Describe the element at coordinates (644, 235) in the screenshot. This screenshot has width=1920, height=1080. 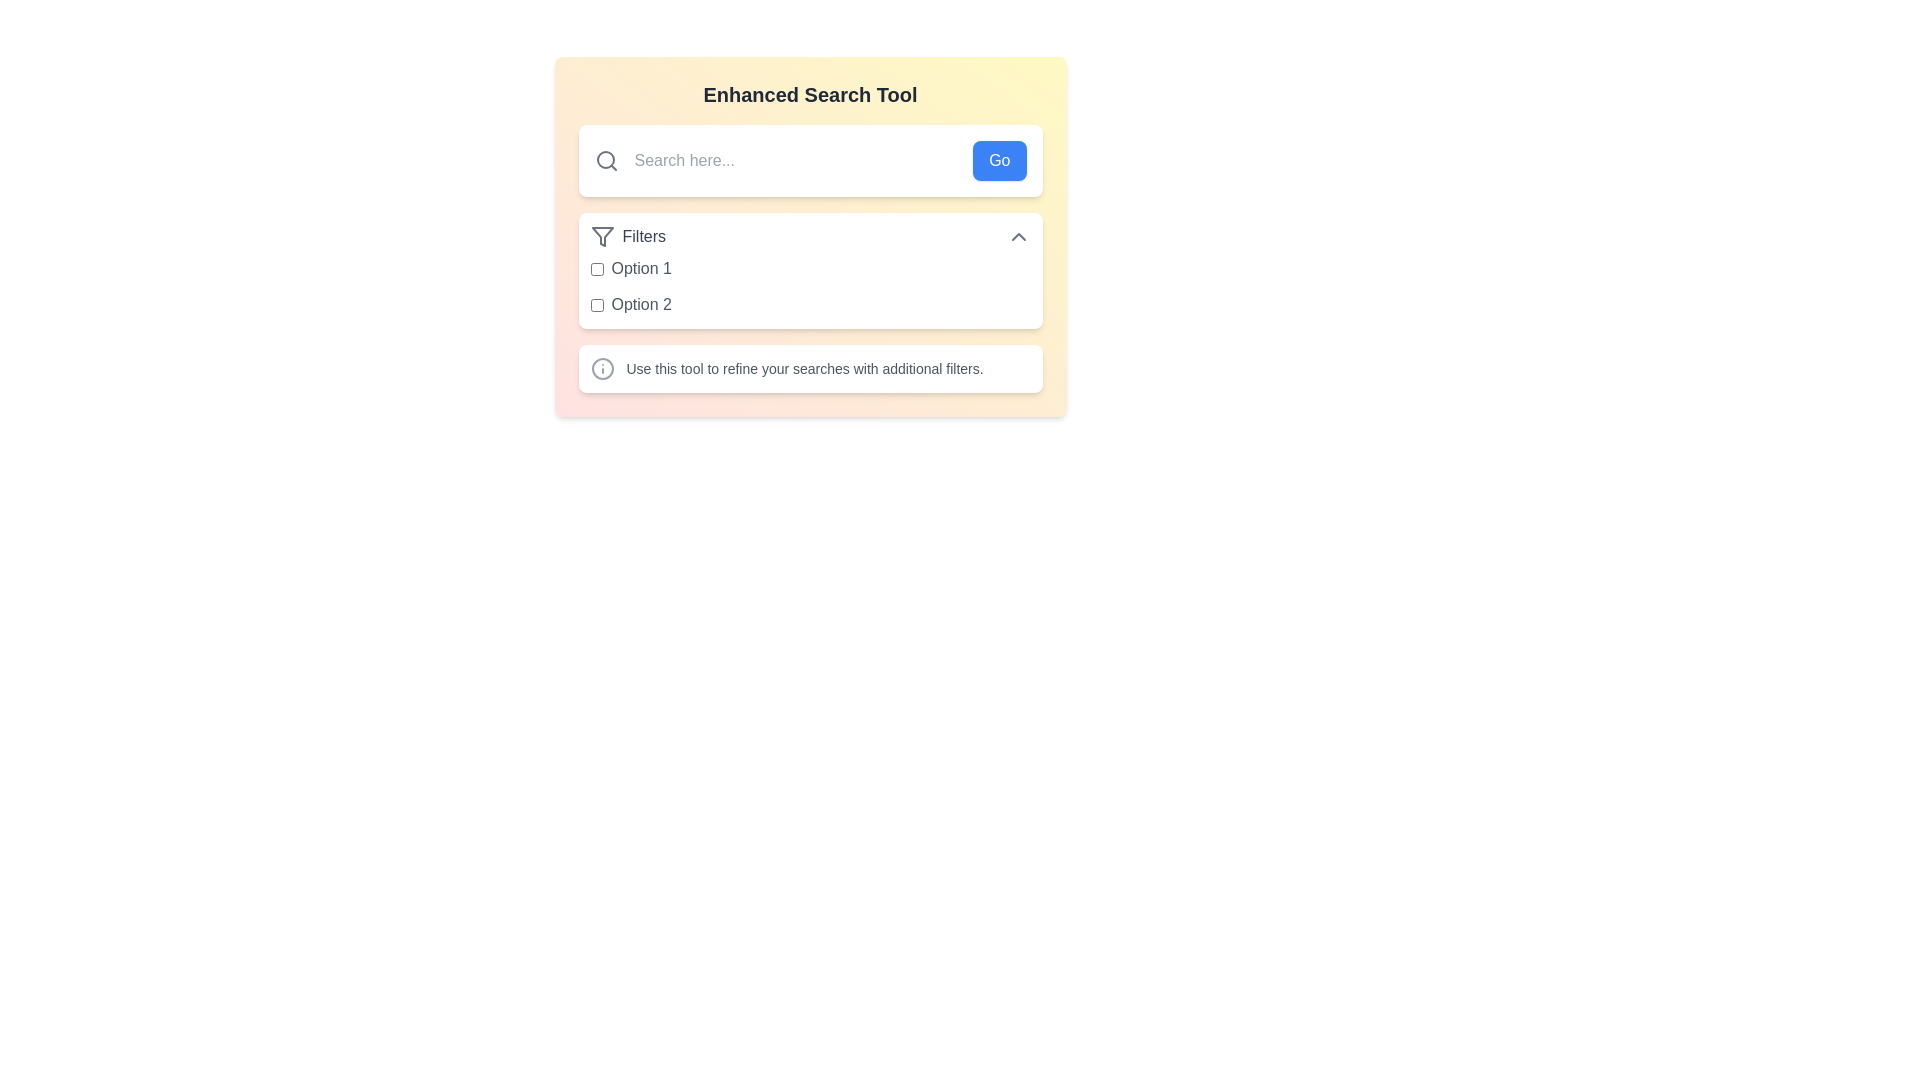
I see `text label displaying 'Filters', which is styled with medium font weight and gray color, located above a list of checkbox options in the upper section of a settings panel` at that location.